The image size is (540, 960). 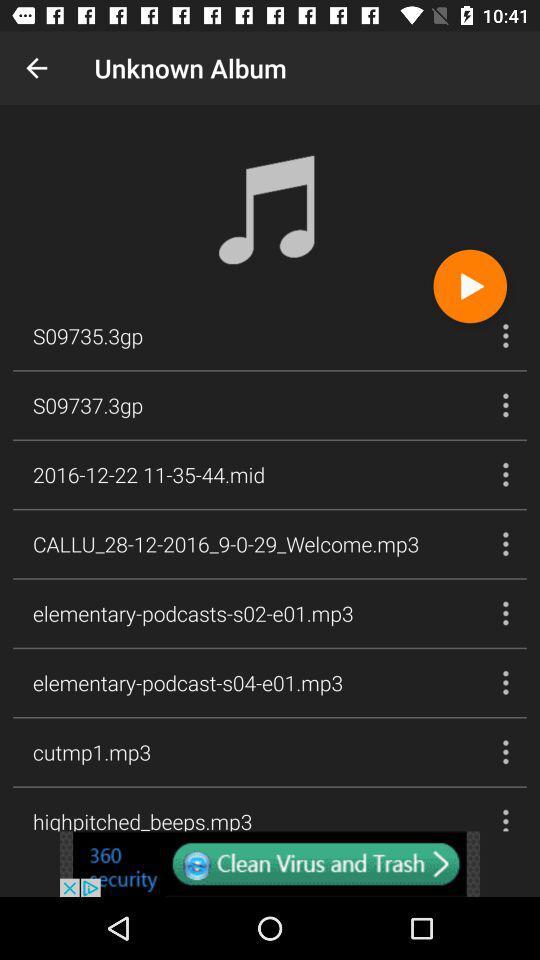 I want to click on click and open link, so click(x=270, y=863).